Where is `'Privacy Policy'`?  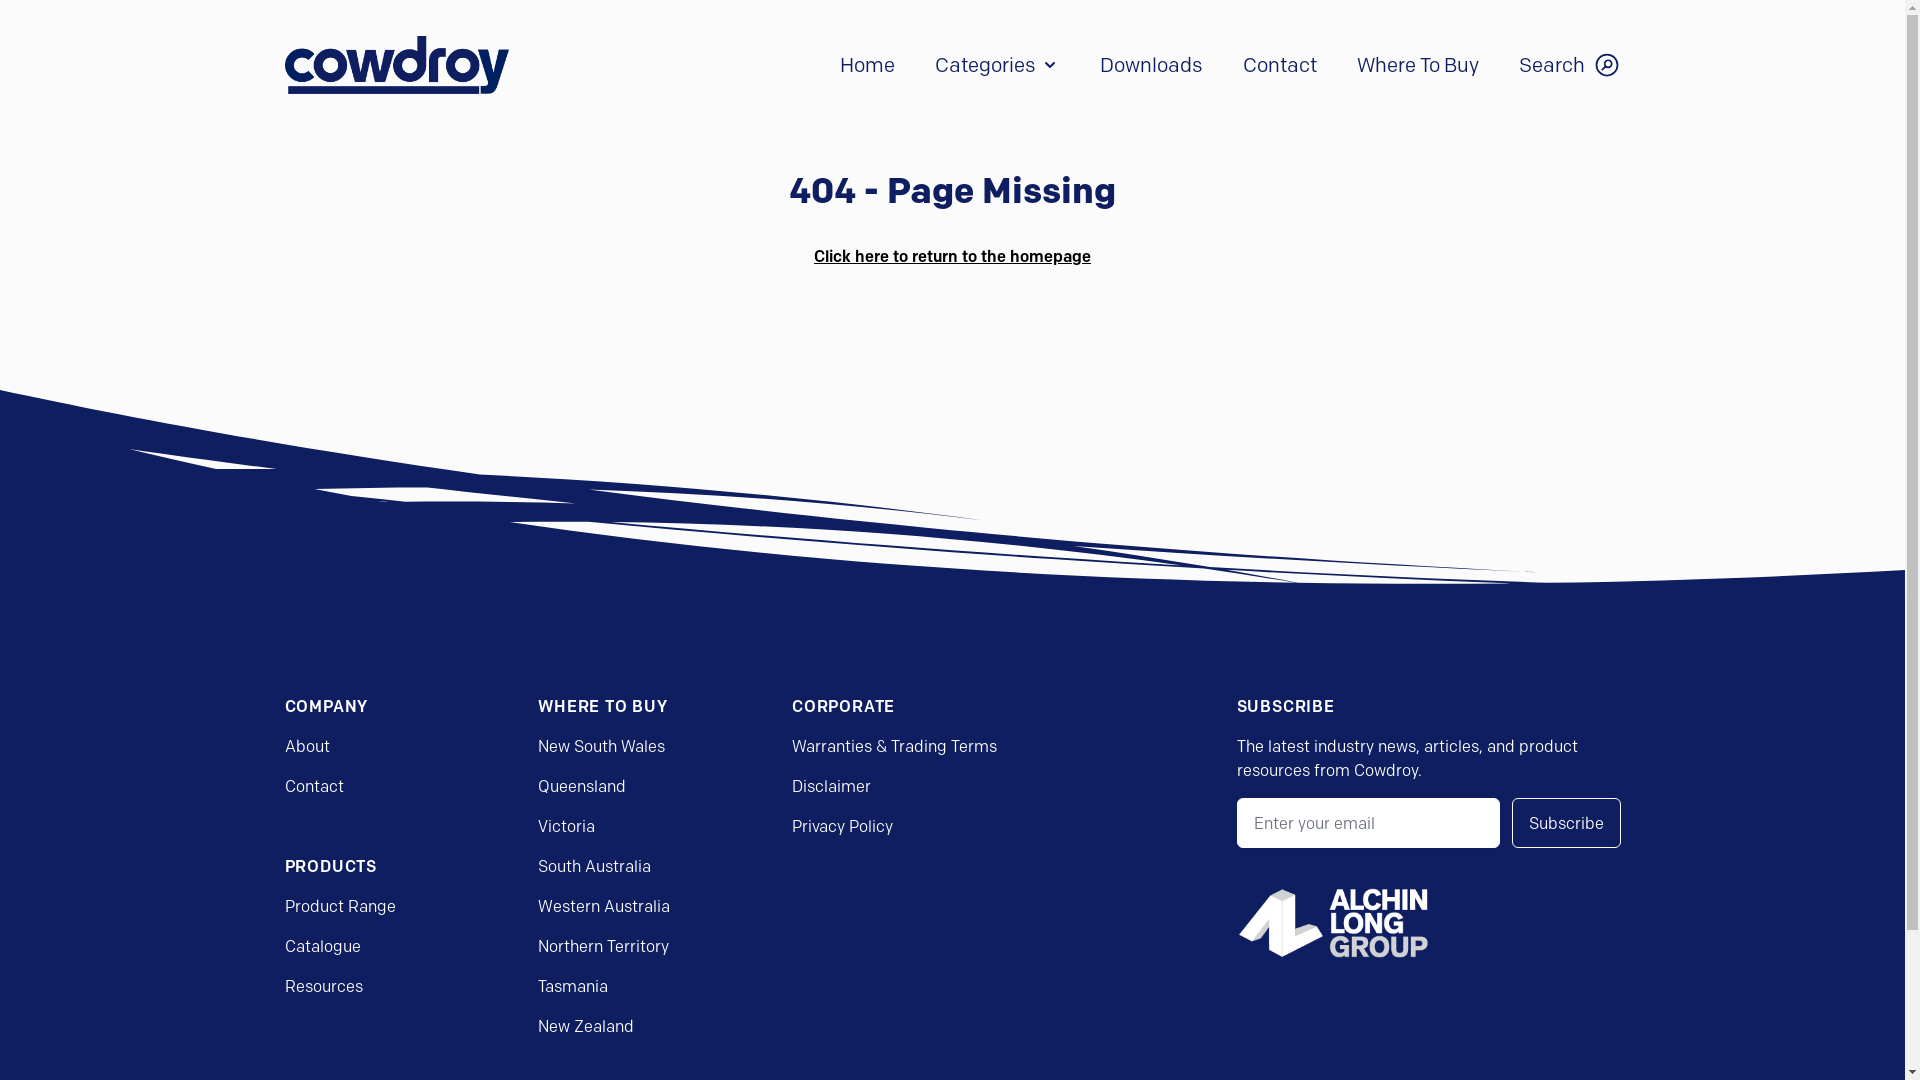
'Privacy Policy' is located at coordinates (842, 825).